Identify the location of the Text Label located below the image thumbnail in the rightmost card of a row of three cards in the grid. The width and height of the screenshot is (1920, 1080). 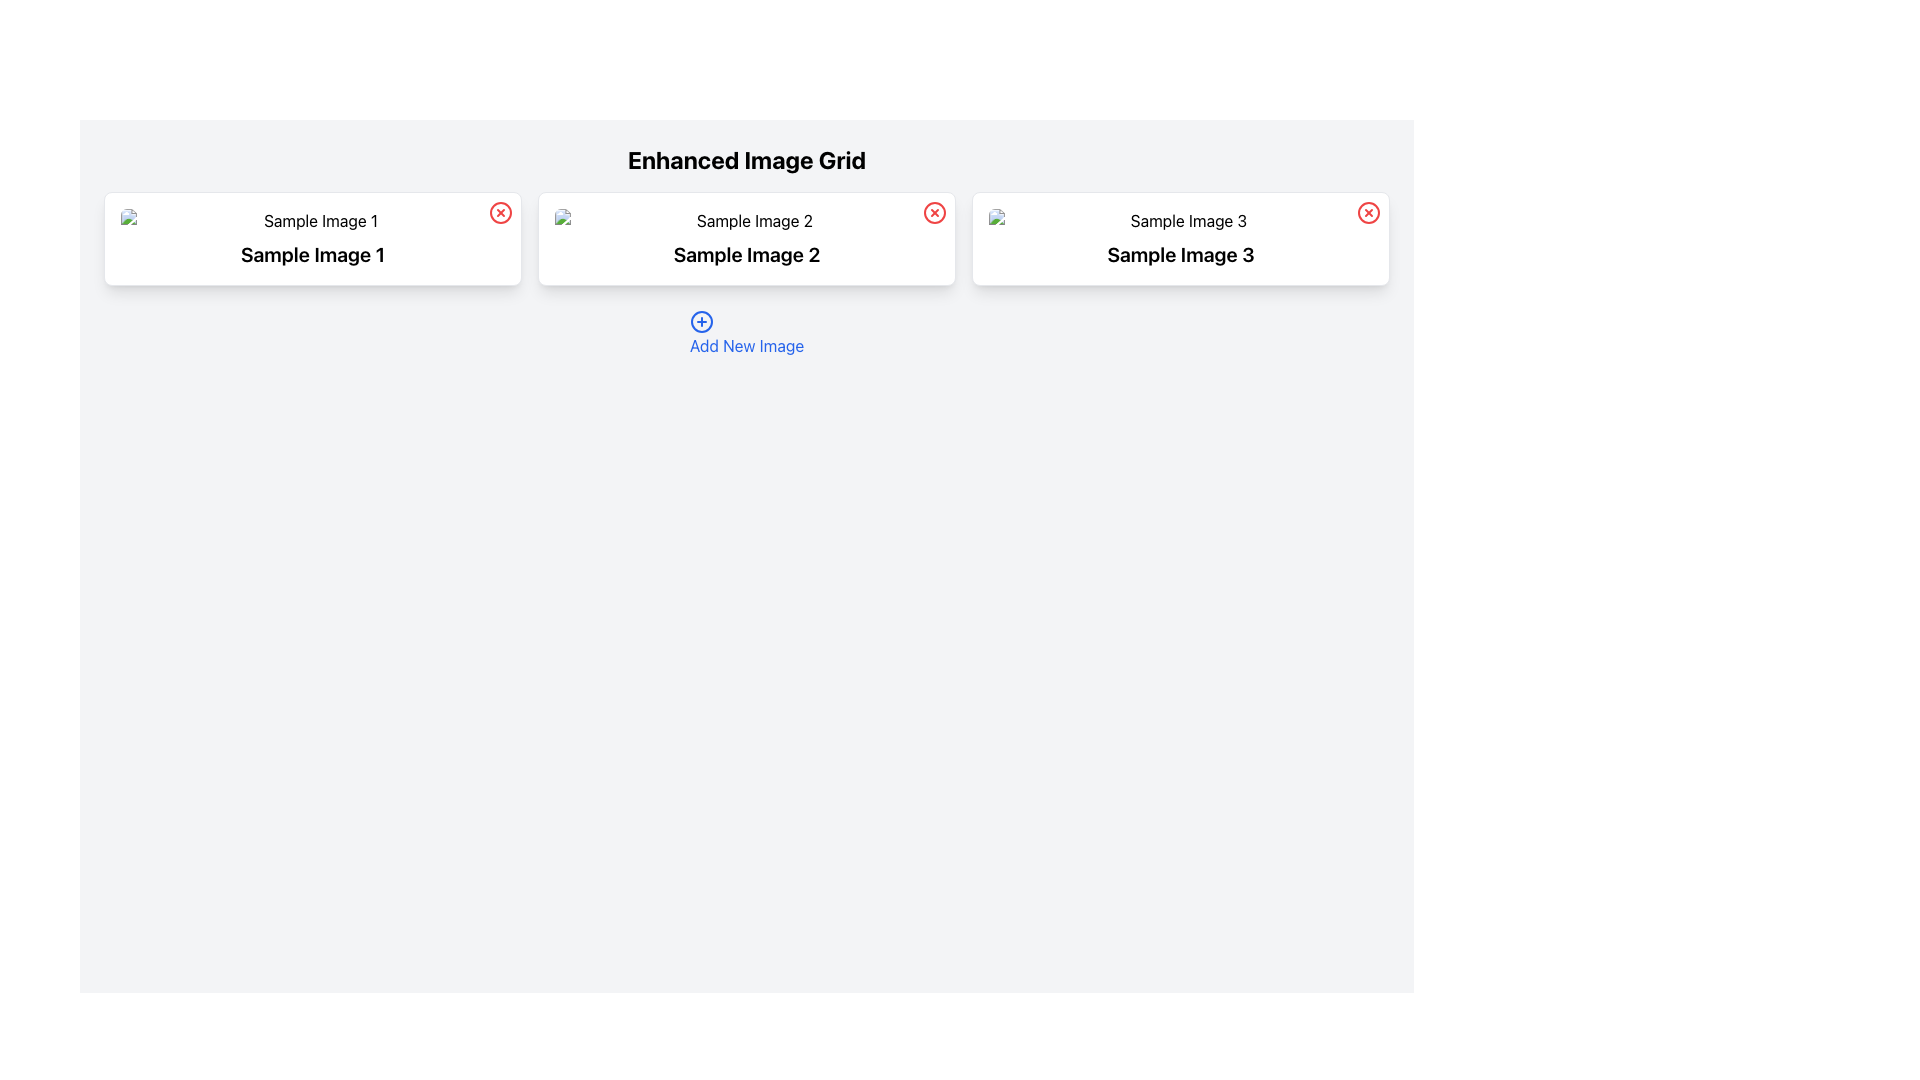
(1180, 253).